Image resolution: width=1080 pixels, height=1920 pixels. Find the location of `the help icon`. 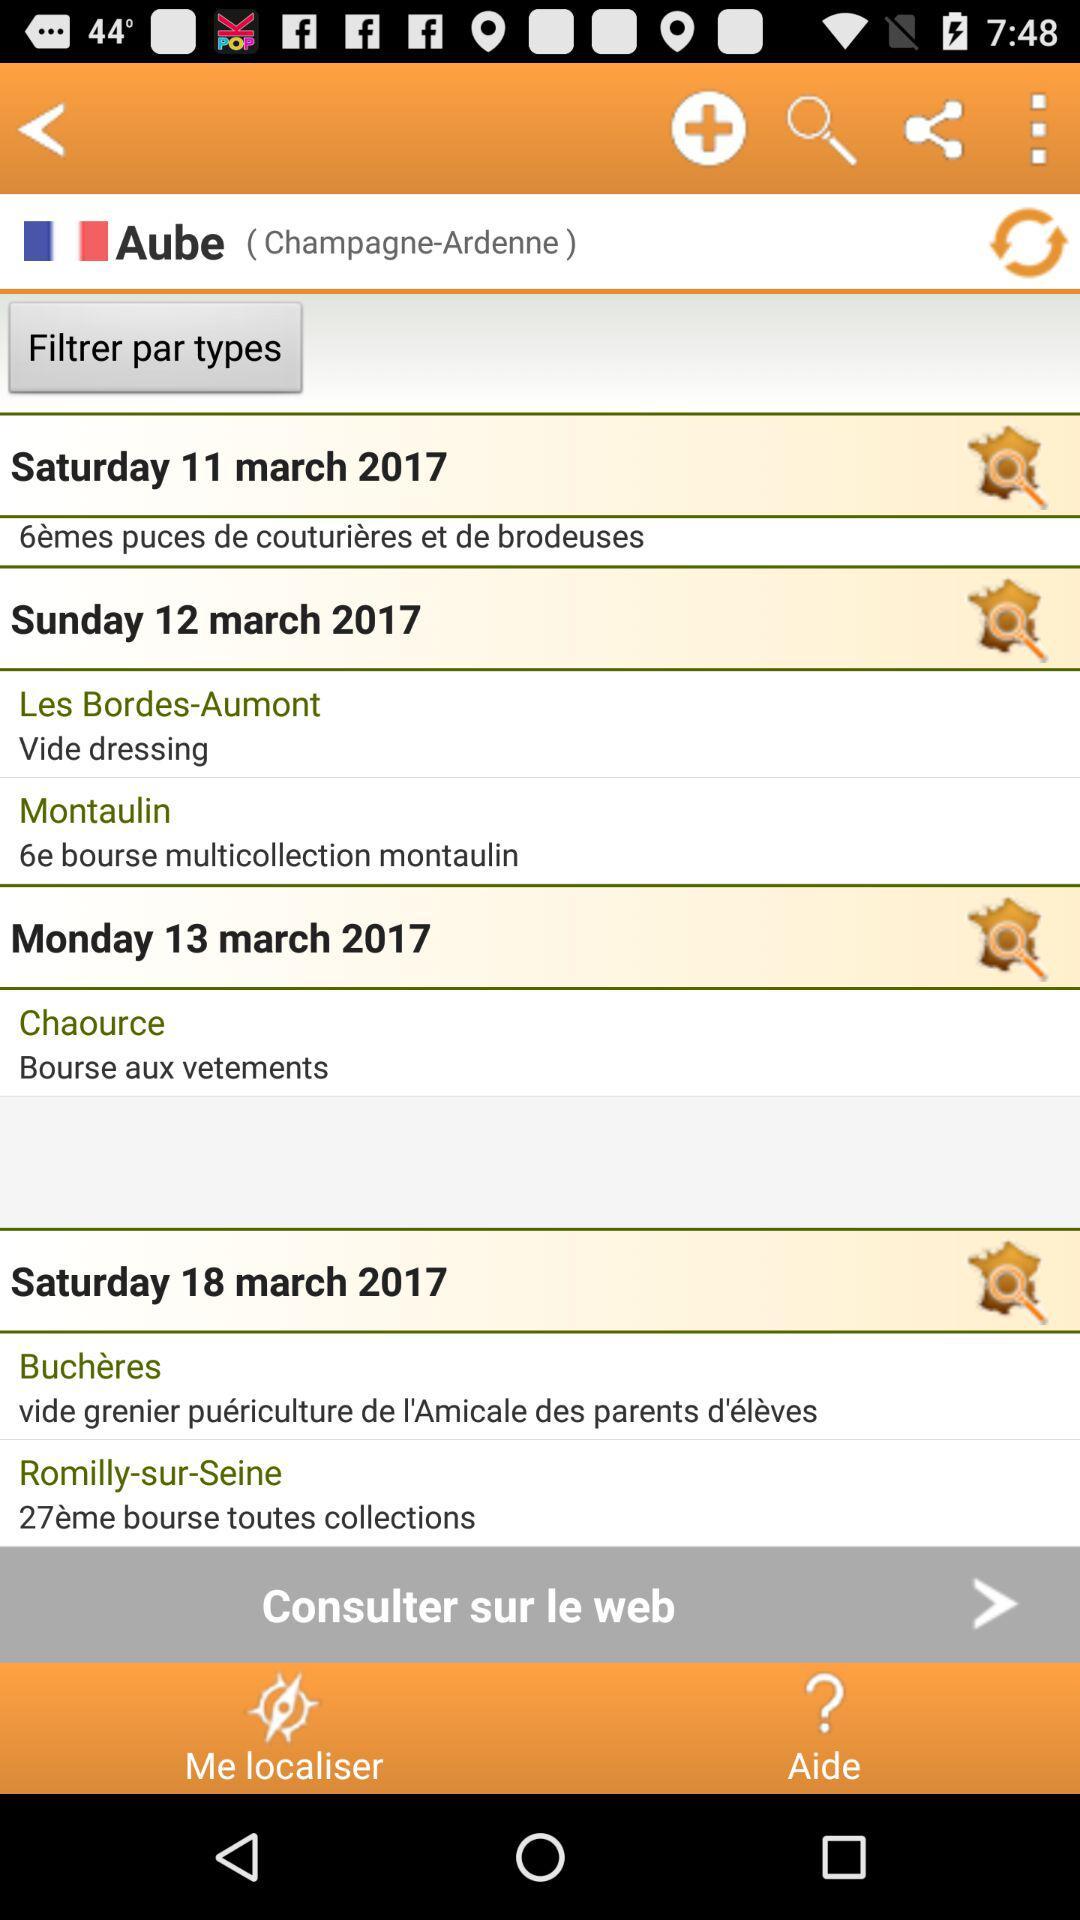

the help icon is located at coordinates (823, 1826).